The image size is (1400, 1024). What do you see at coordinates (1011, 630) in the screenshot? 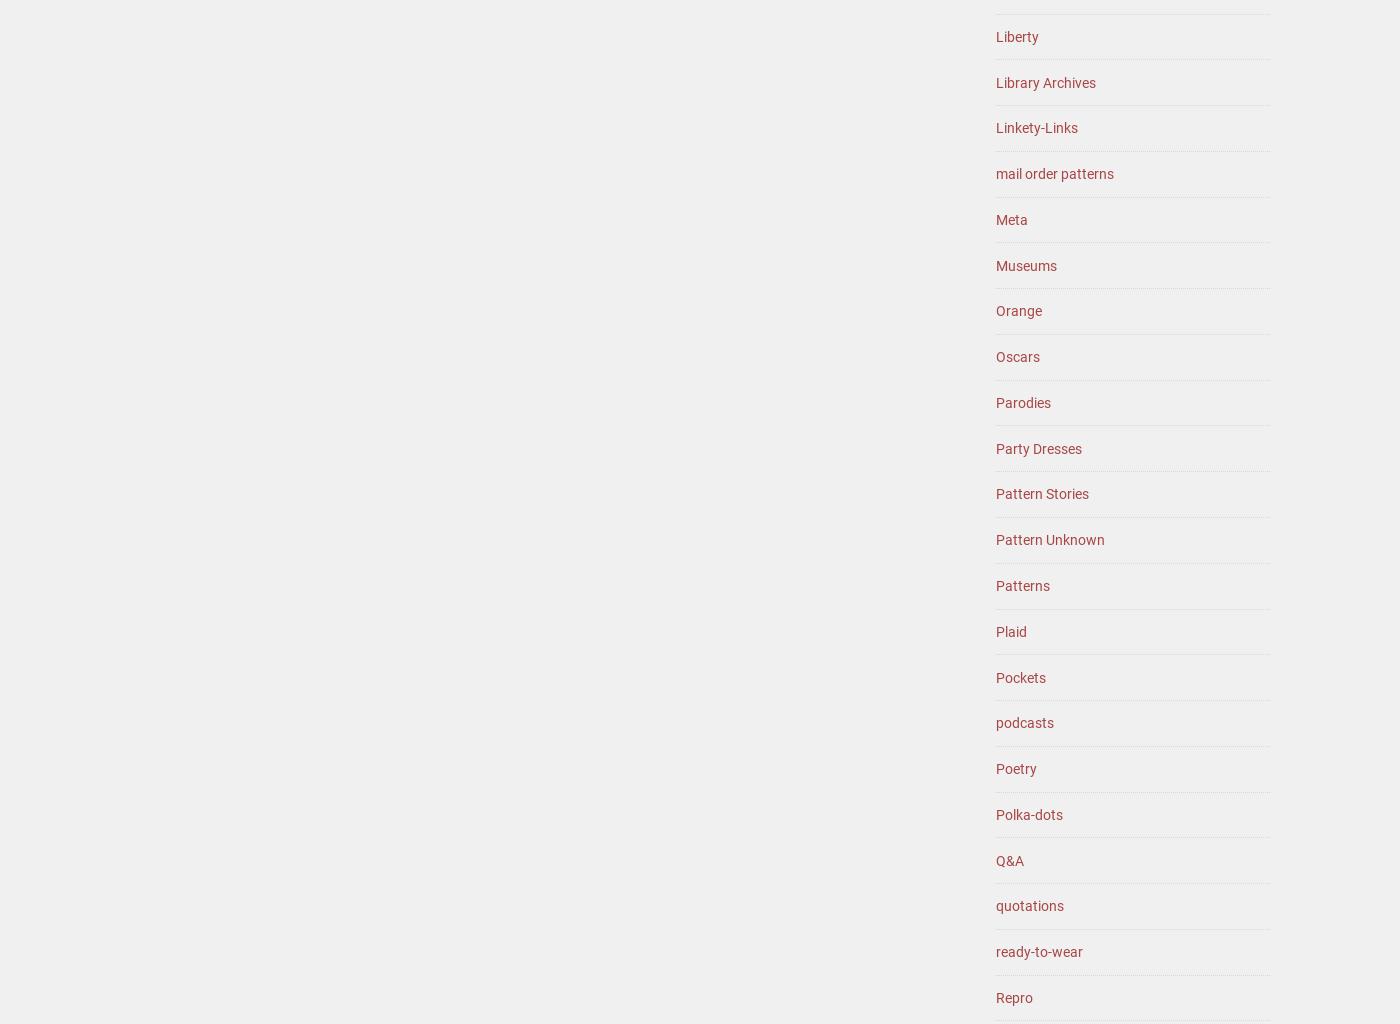
I see `'Plaid'` at bounding box center [1011, 630].